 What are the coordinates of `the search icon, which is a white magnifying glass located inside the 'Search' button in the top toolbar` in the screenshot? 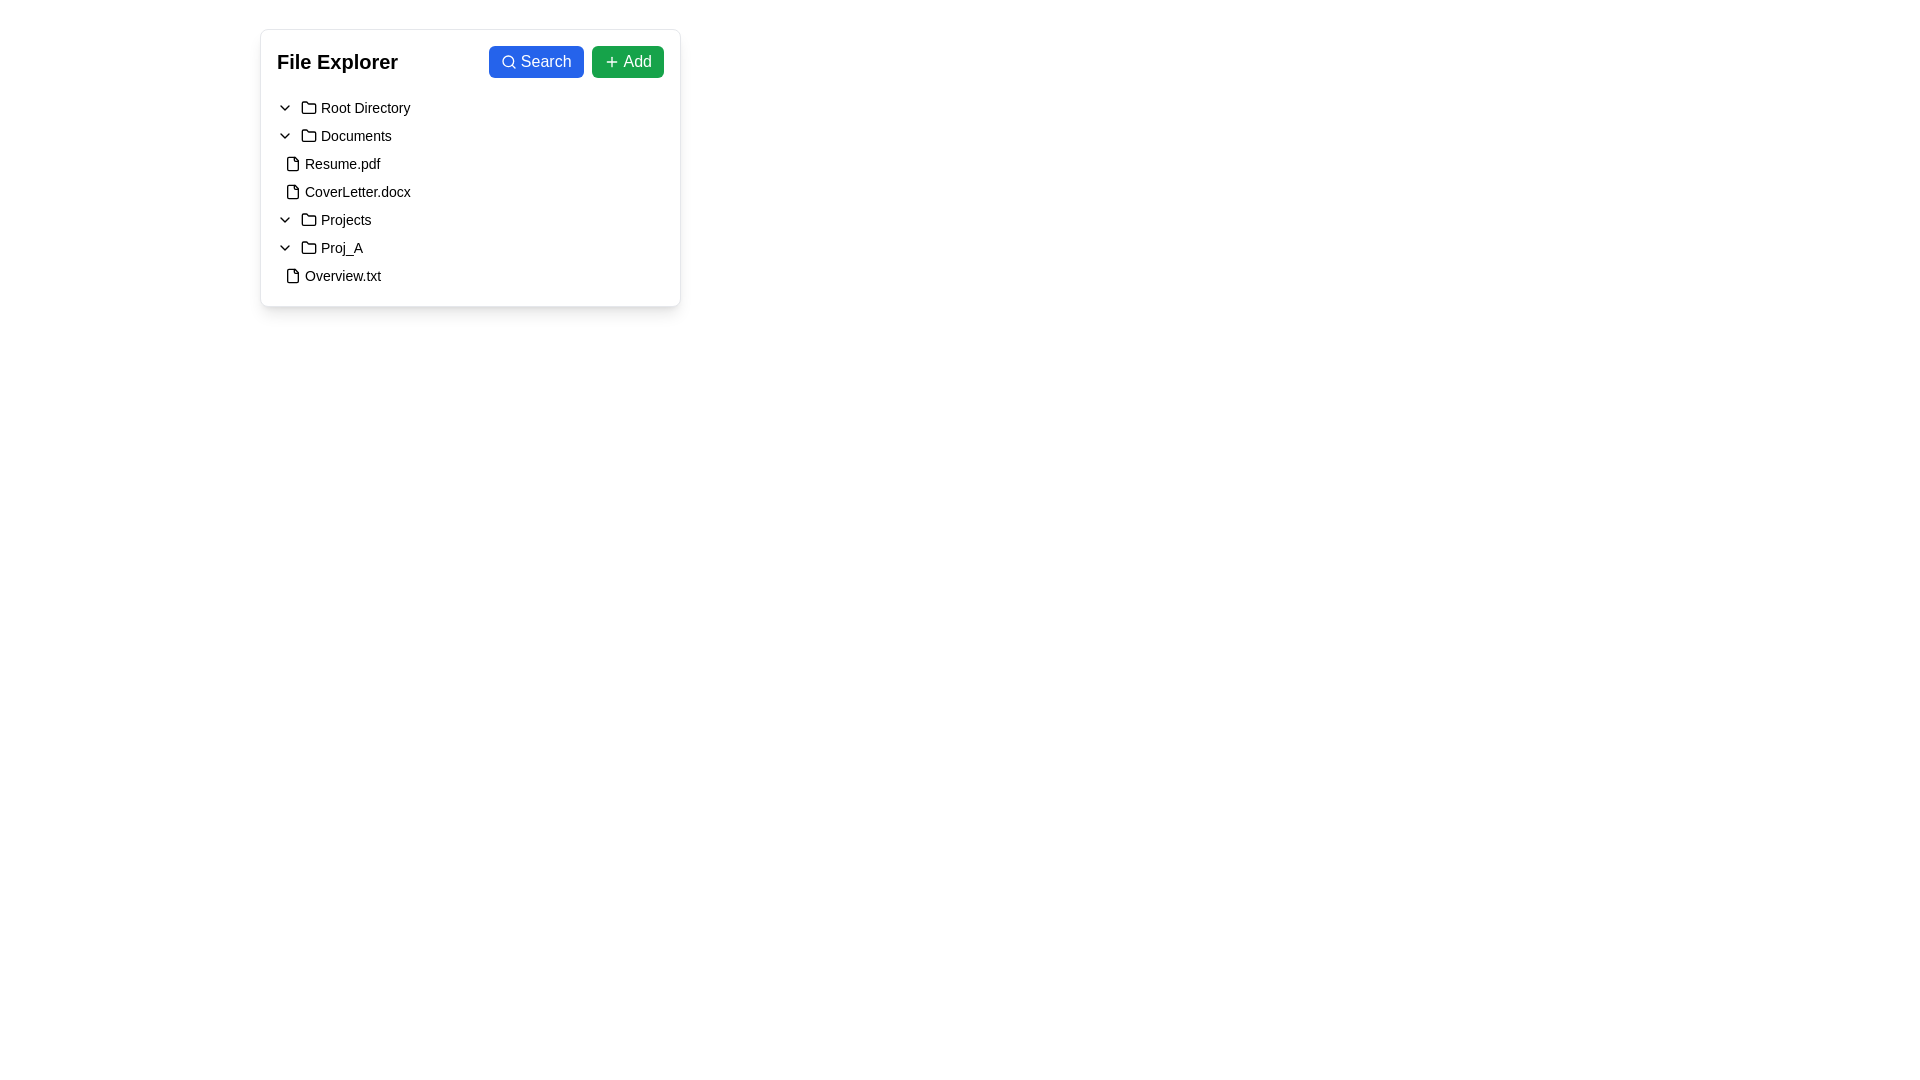 It's located at (508, 60).